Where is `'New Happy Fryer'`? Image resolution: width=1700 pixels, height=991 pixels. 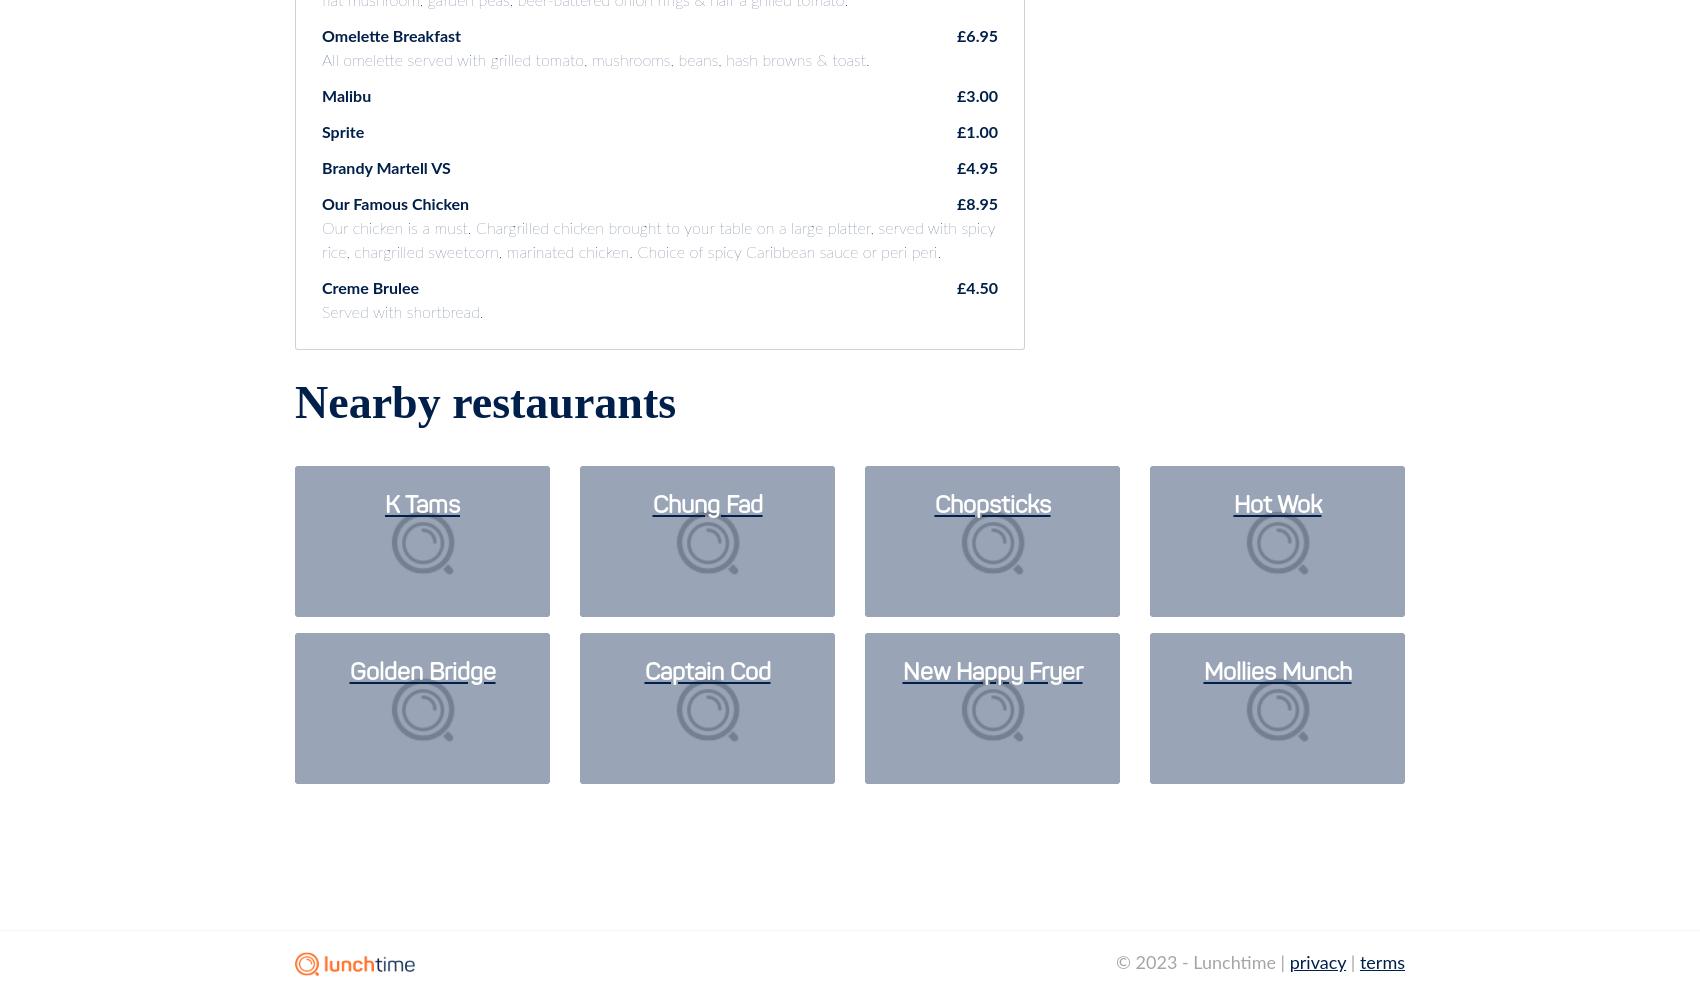
'New Happy Fryer' is located at coordinates (902, 671).